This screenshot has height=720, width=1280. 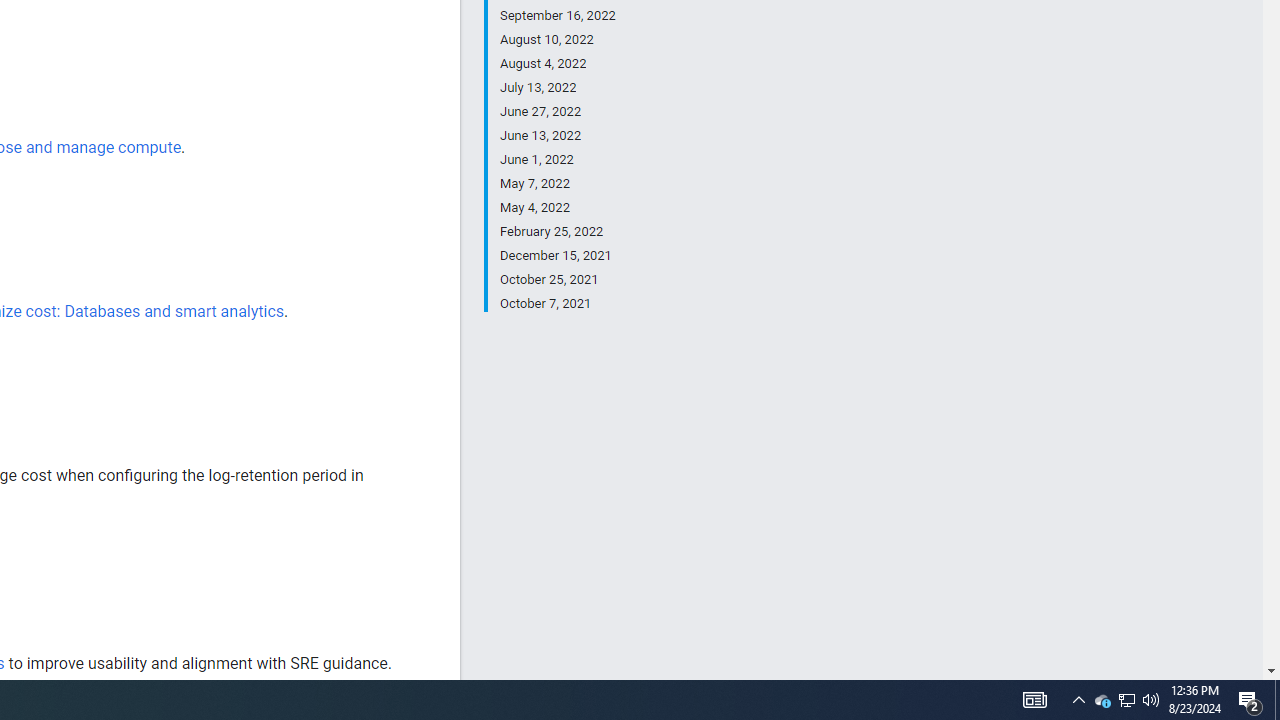 What do you see at coordinates (557, 111) in the screenshot?
I see `'June 27, 2022'` at bounding box center [557, 111].